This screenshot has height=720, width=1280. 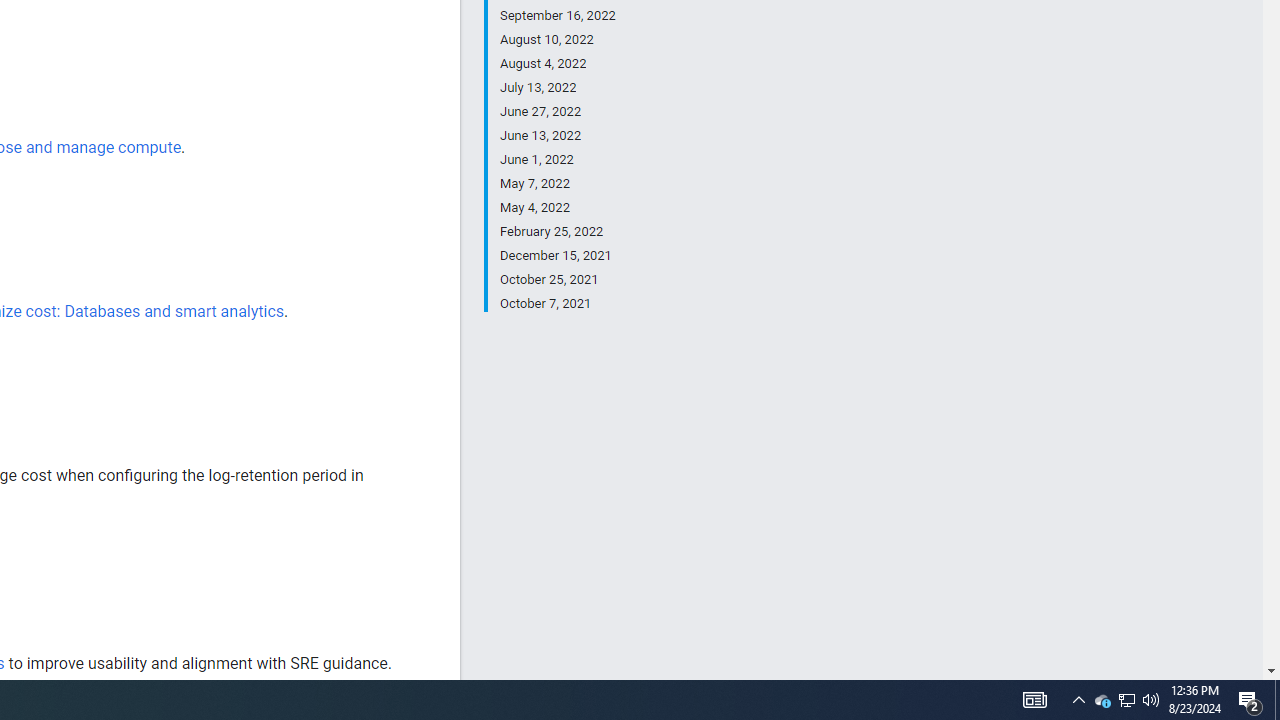 What do you see at coordinates (557, 111) in the screenshot?
I see `'June 27, 2022'` at bounding box center [557, 111].